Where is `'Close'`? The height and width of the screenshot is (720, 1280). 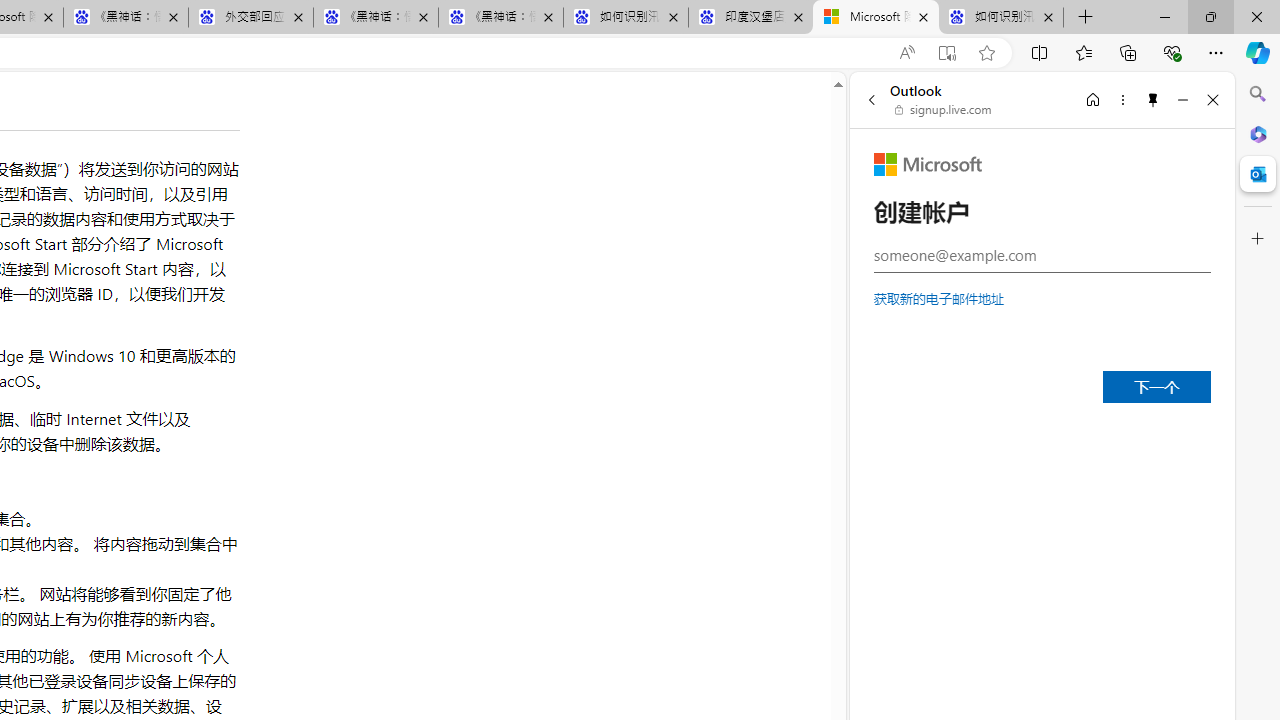 'Close' is located at coordinates (1212, 99).